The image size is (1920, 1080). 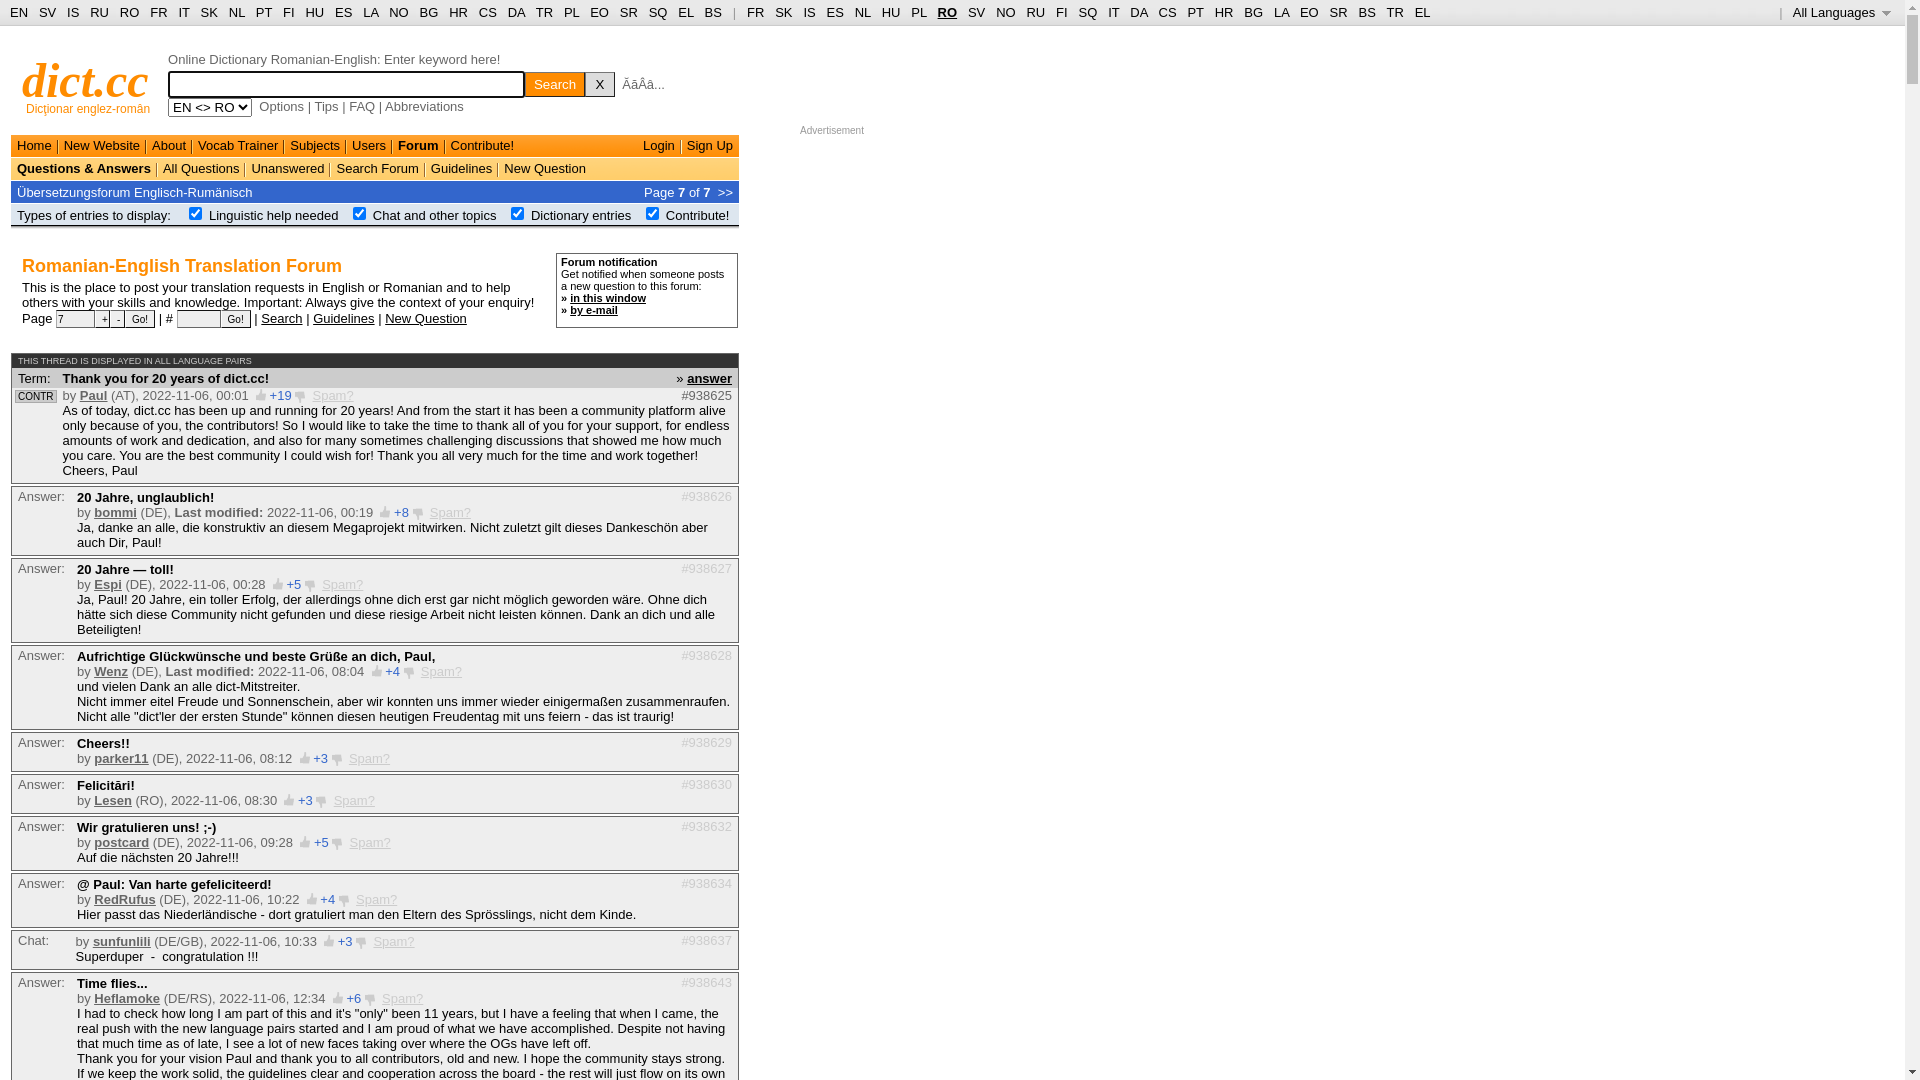 What do you see at coordinates (361, 106) in the screenshot?
I see `'FAQ'` at bounding box center [361, 106].